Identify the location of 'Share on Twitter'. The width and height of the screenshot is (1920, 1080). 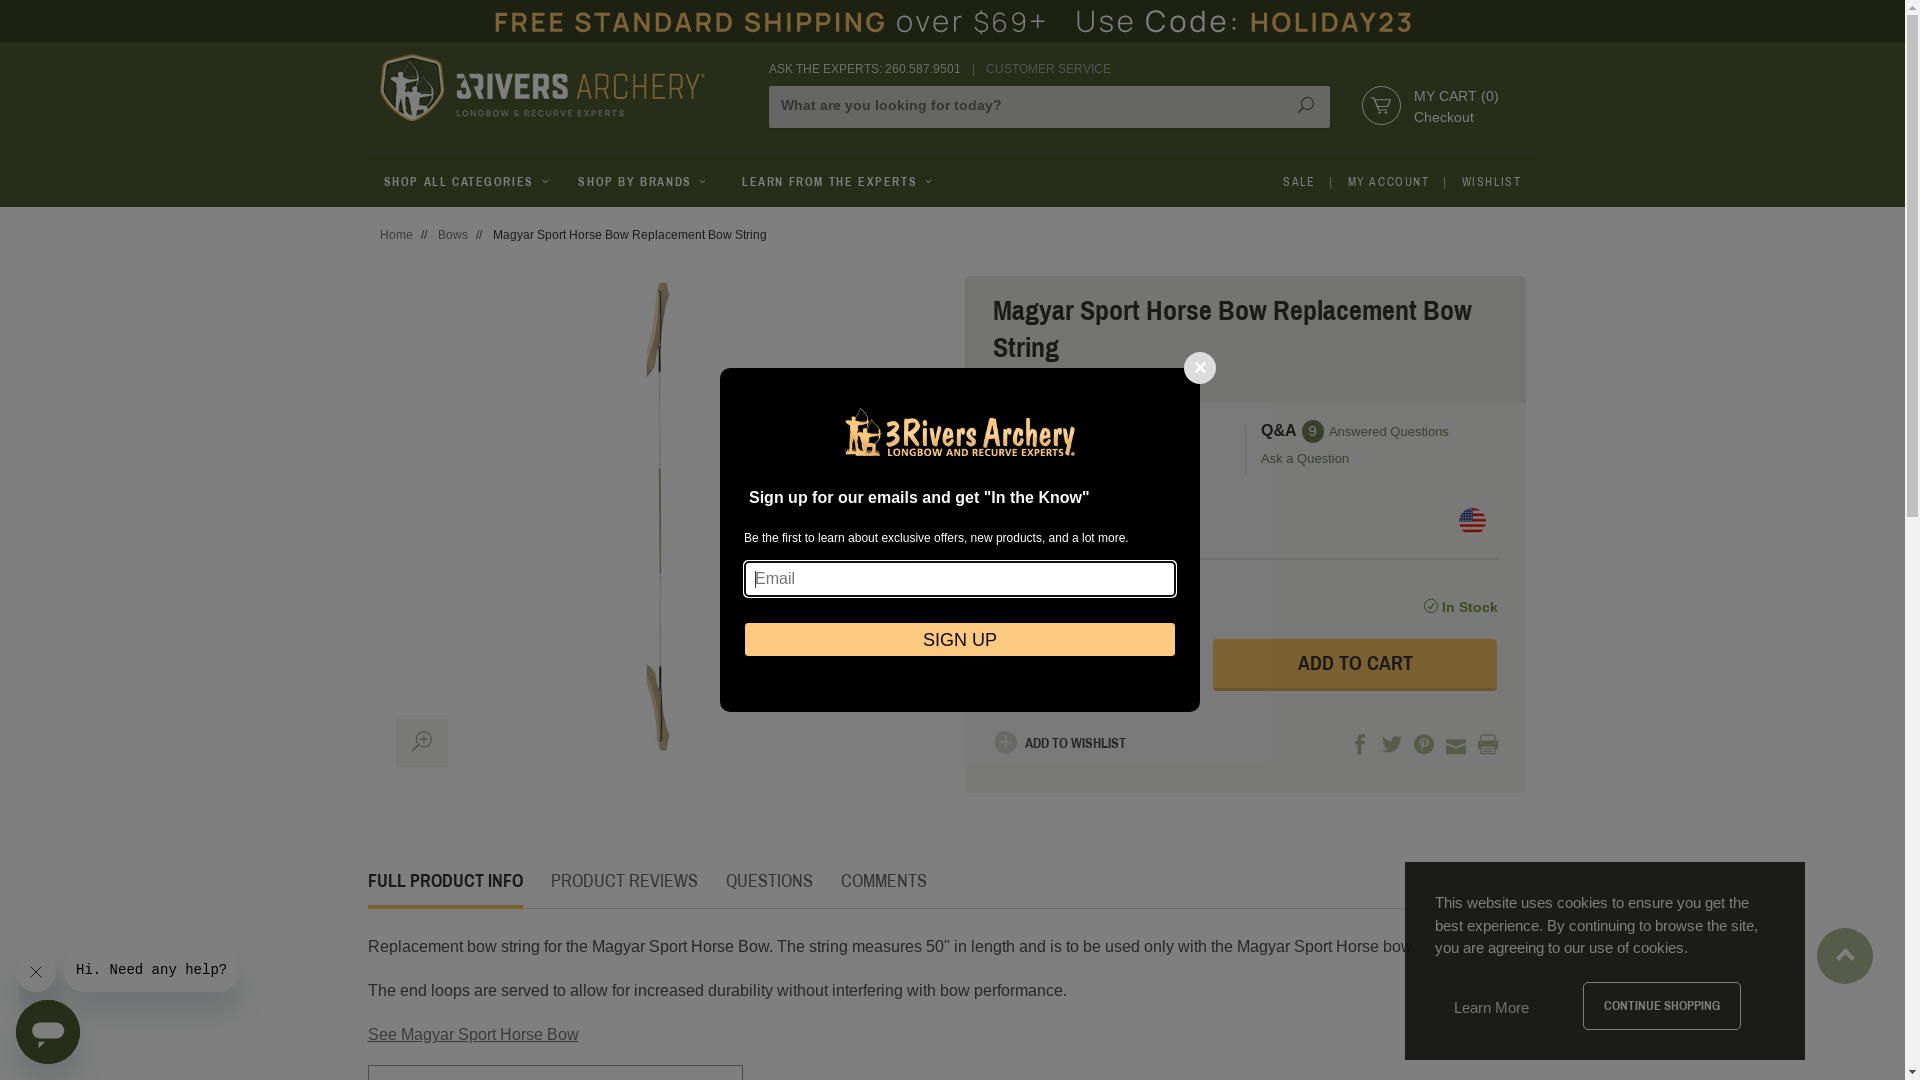
(1391, 745).